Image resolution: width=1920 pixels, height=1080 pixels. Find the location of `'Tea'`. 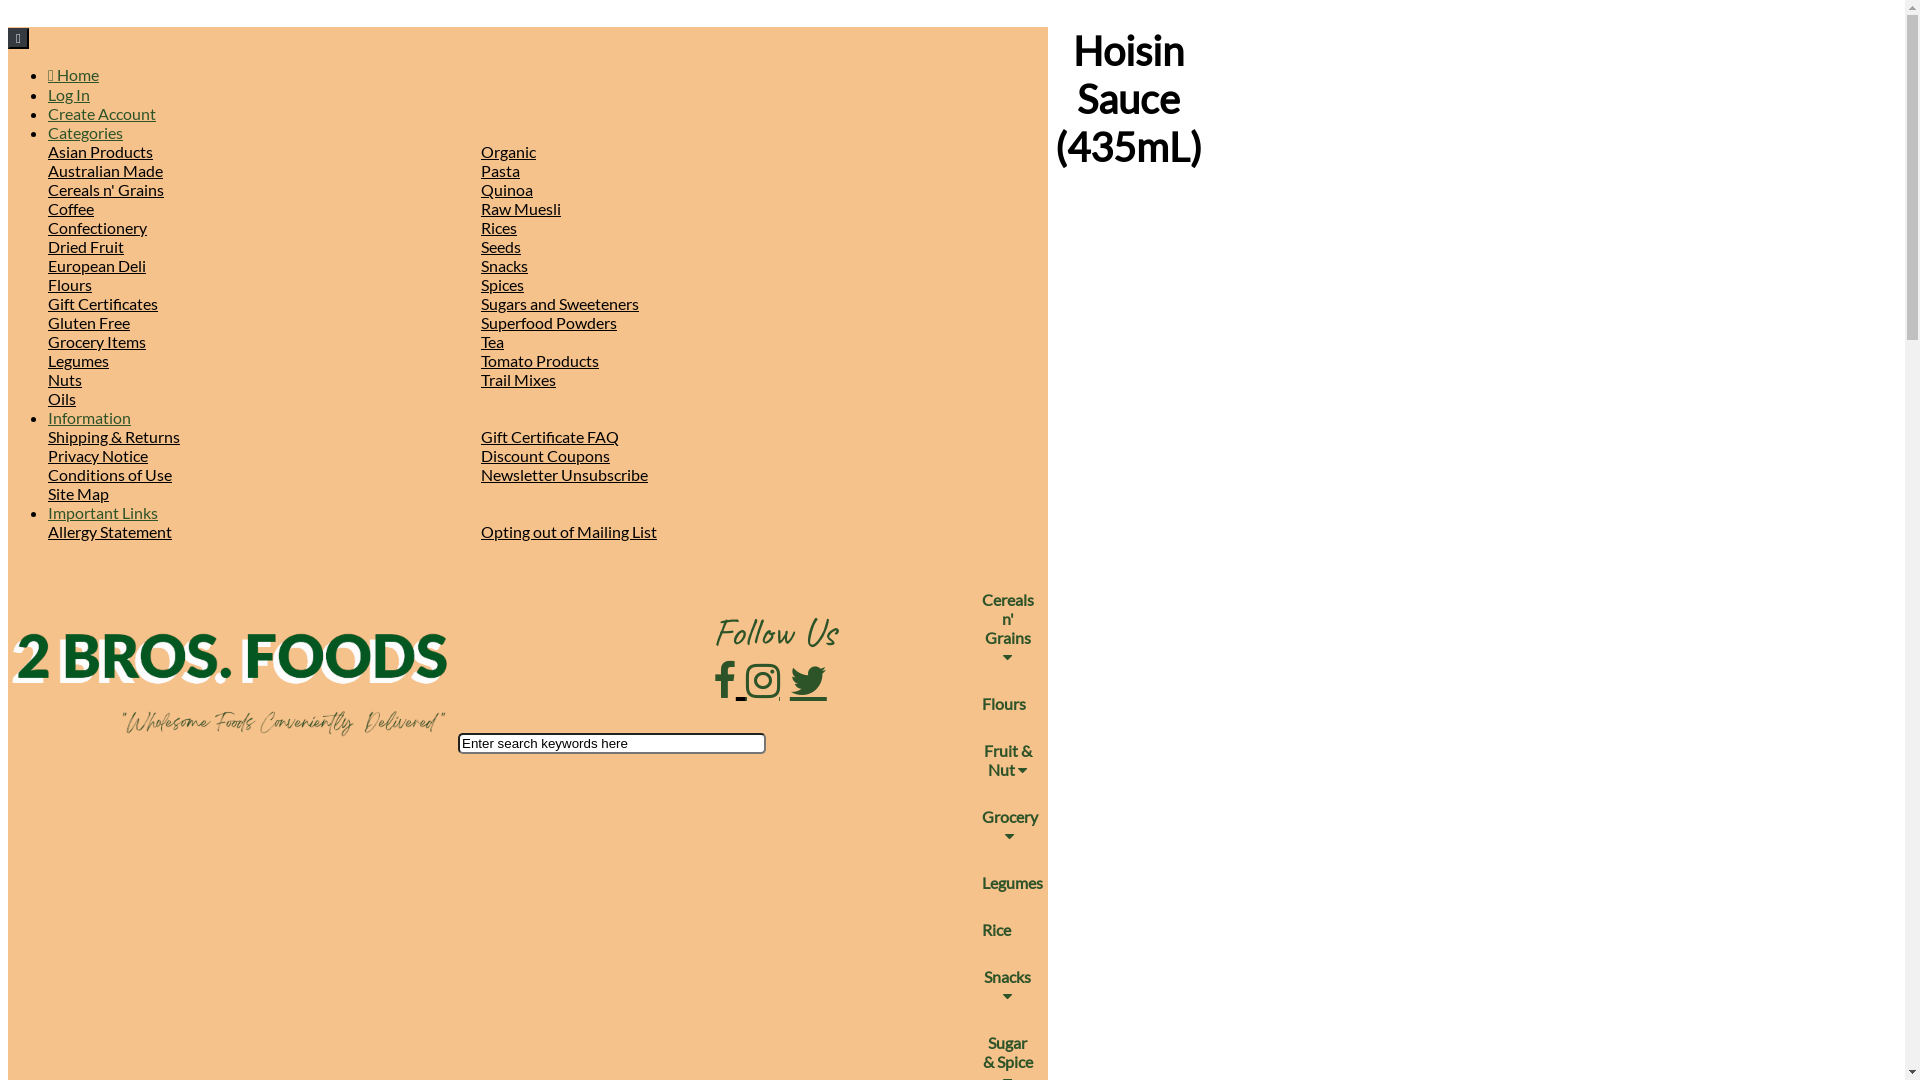

'Tea' is located at coordinates (492, 340).